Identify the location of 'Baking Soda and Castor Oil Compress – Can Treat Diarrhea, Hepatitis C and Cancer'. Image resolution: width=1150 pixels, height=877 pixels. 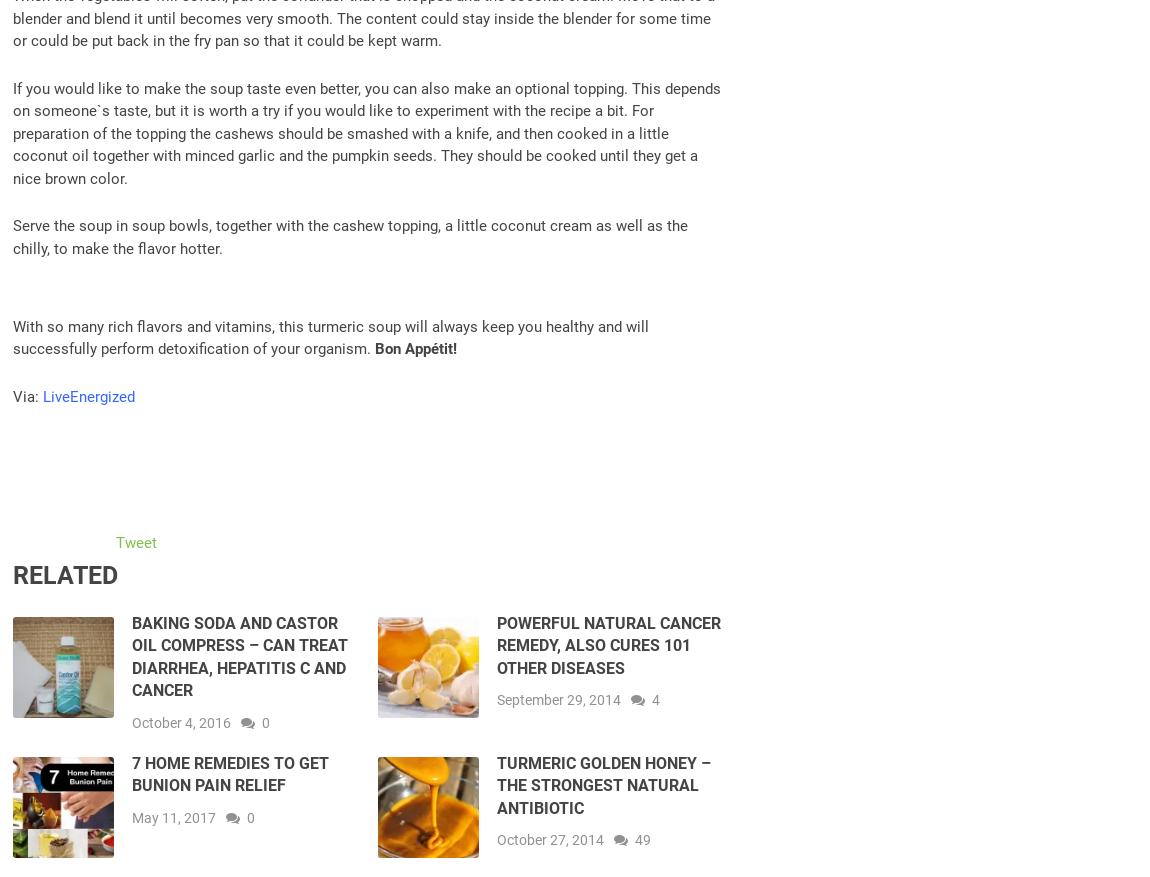
(239, 656).